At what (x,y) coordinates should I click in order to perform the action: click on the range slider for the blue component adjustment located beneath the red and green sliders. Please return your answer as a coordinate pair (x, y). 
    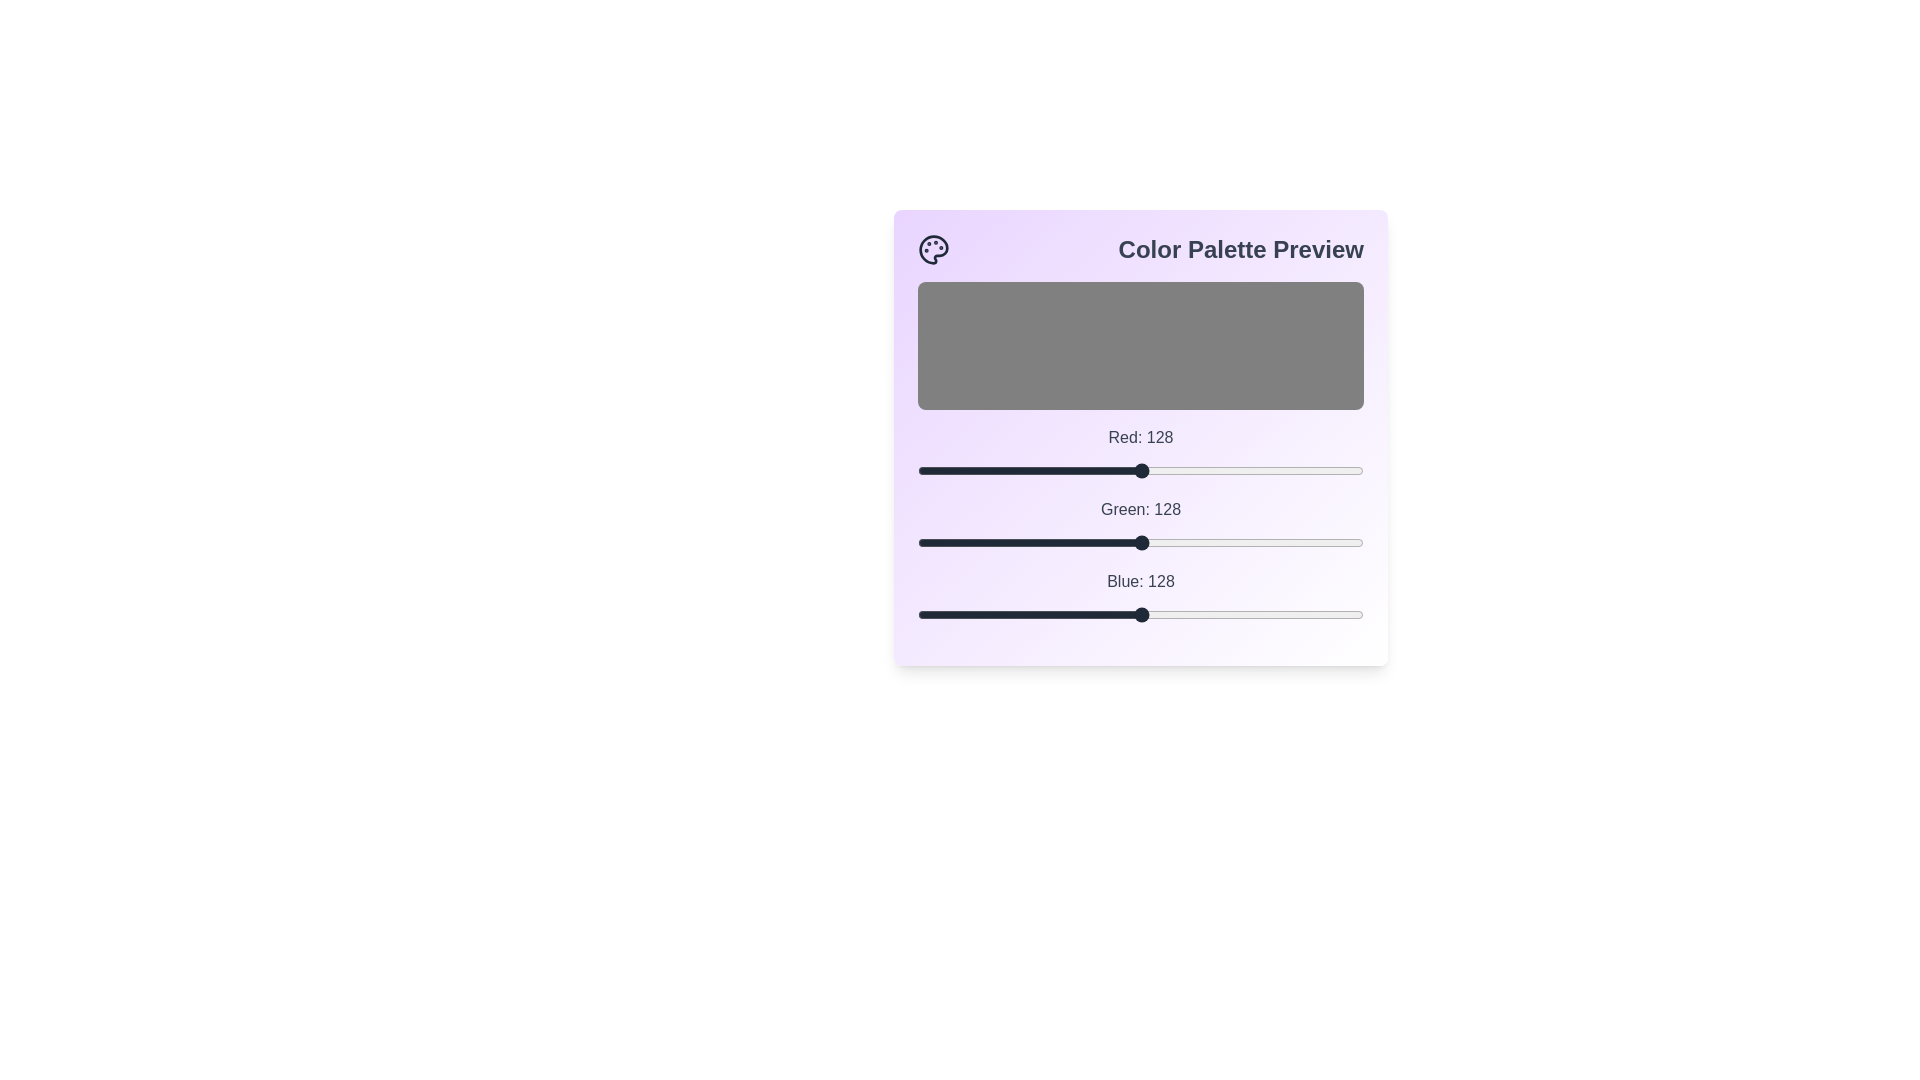
    Looking at the image, I should click on (1141, 596).